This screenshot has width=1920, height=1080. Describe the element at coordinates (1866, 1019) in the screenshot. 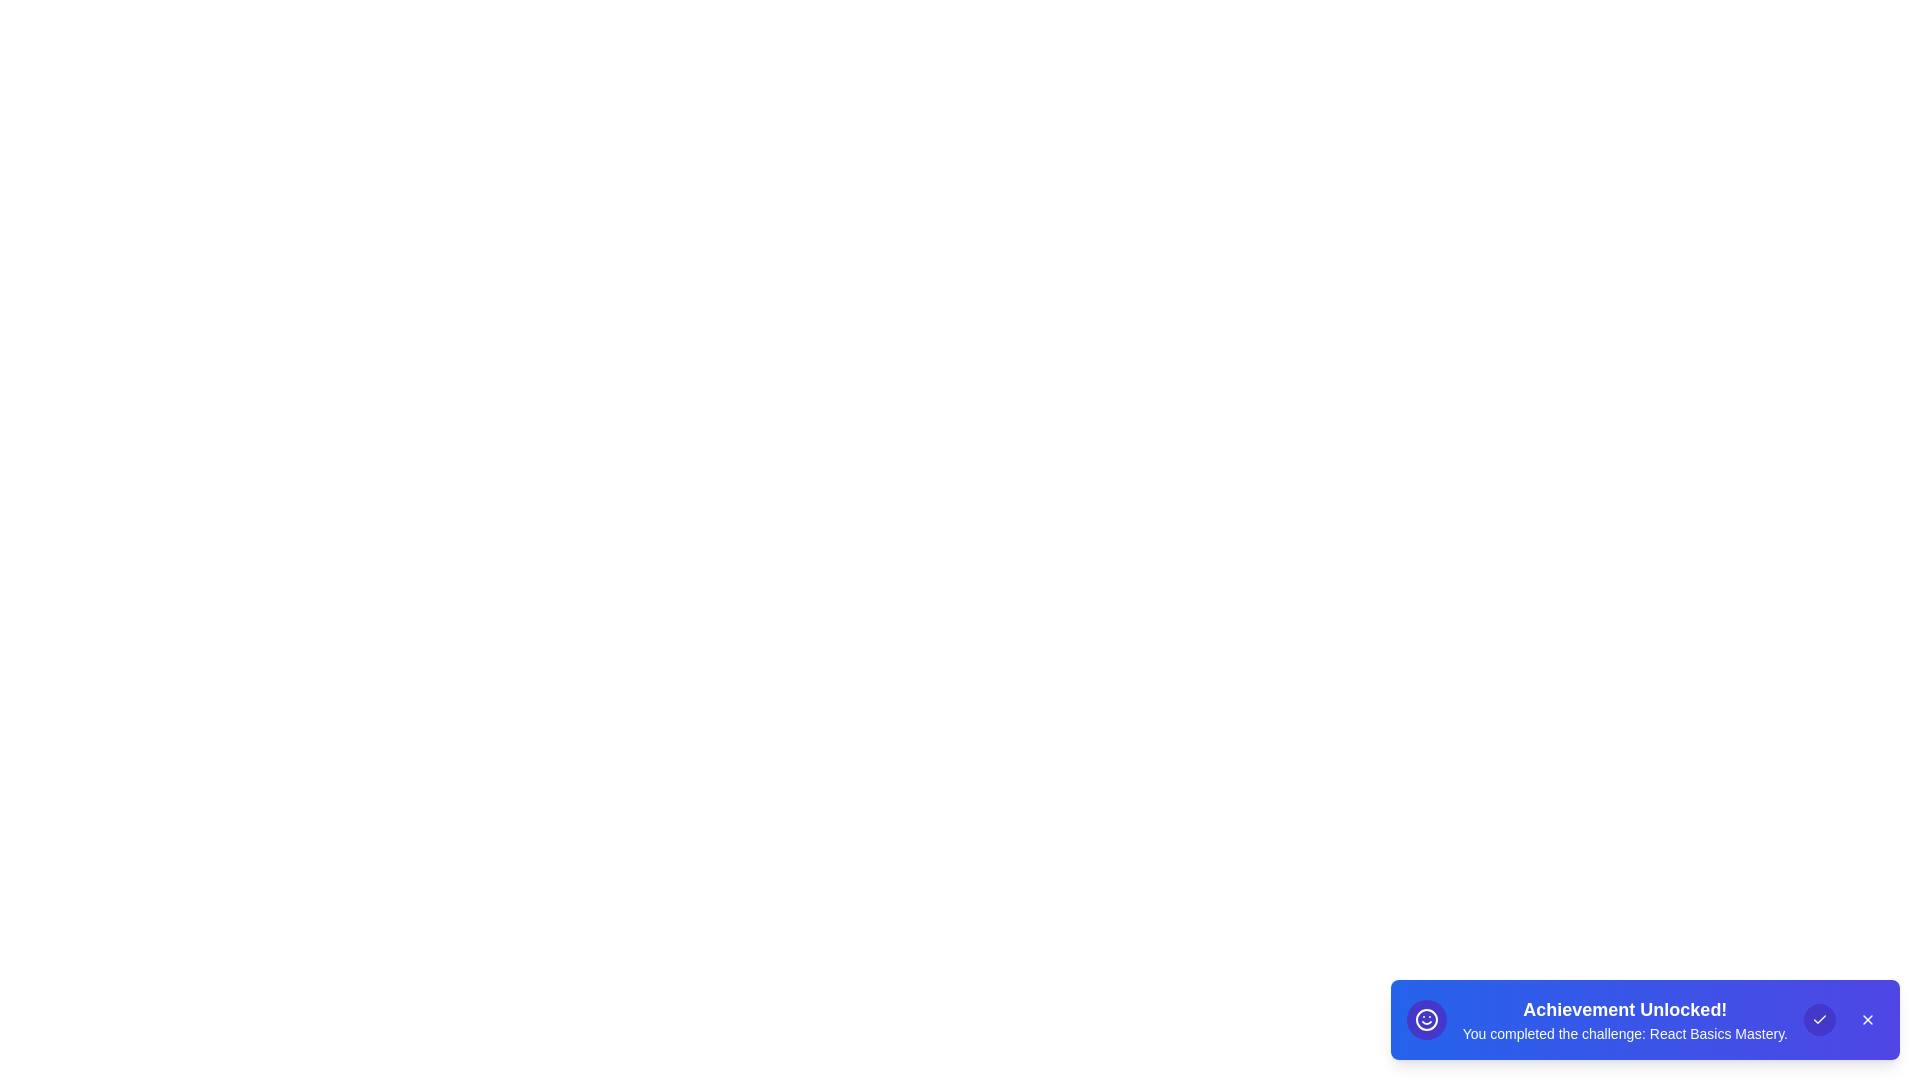

I see `the button close_button to observe the hover effect` at that location.